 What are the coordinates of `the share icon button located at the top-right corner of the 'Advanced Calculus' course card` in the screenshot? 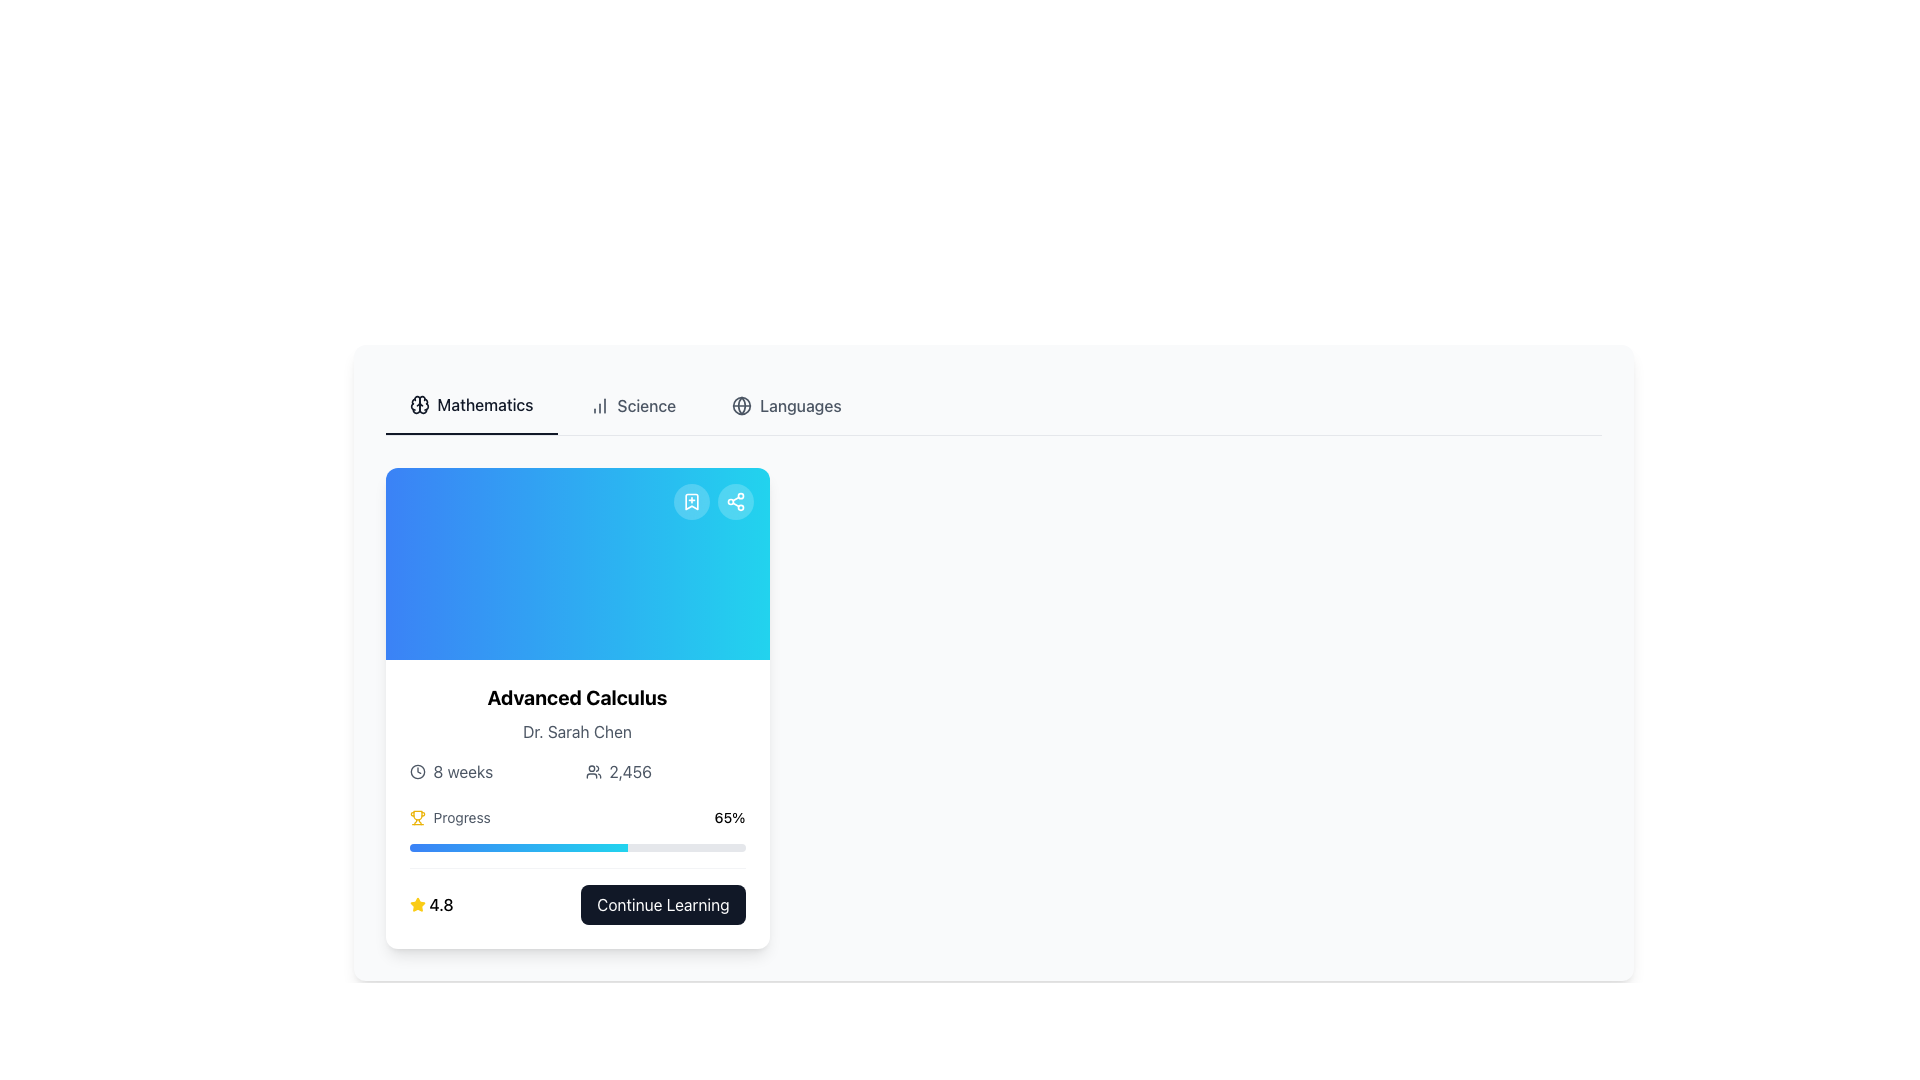 It's located at (734, 500).